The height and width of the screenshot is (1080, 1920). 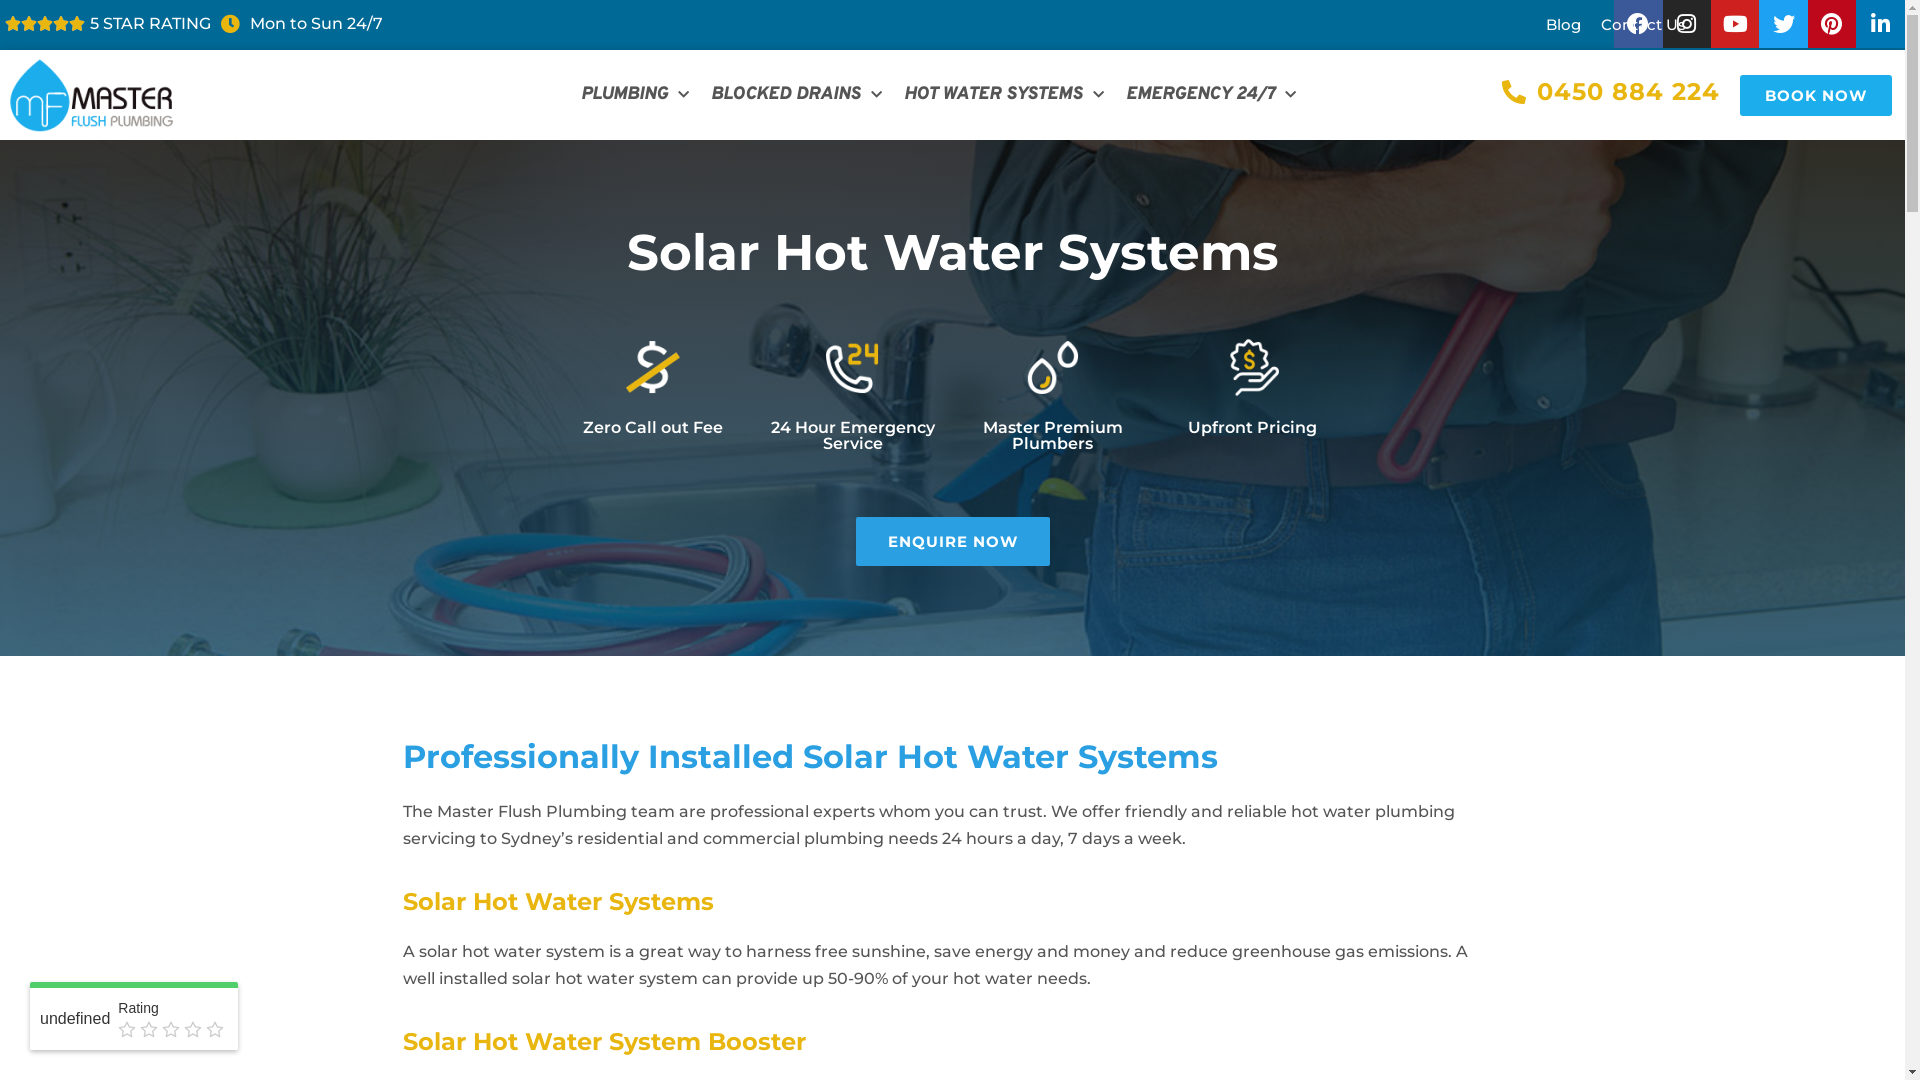 I want to click on 'BLOCKED DRAINS', so click(x=795, y=95).